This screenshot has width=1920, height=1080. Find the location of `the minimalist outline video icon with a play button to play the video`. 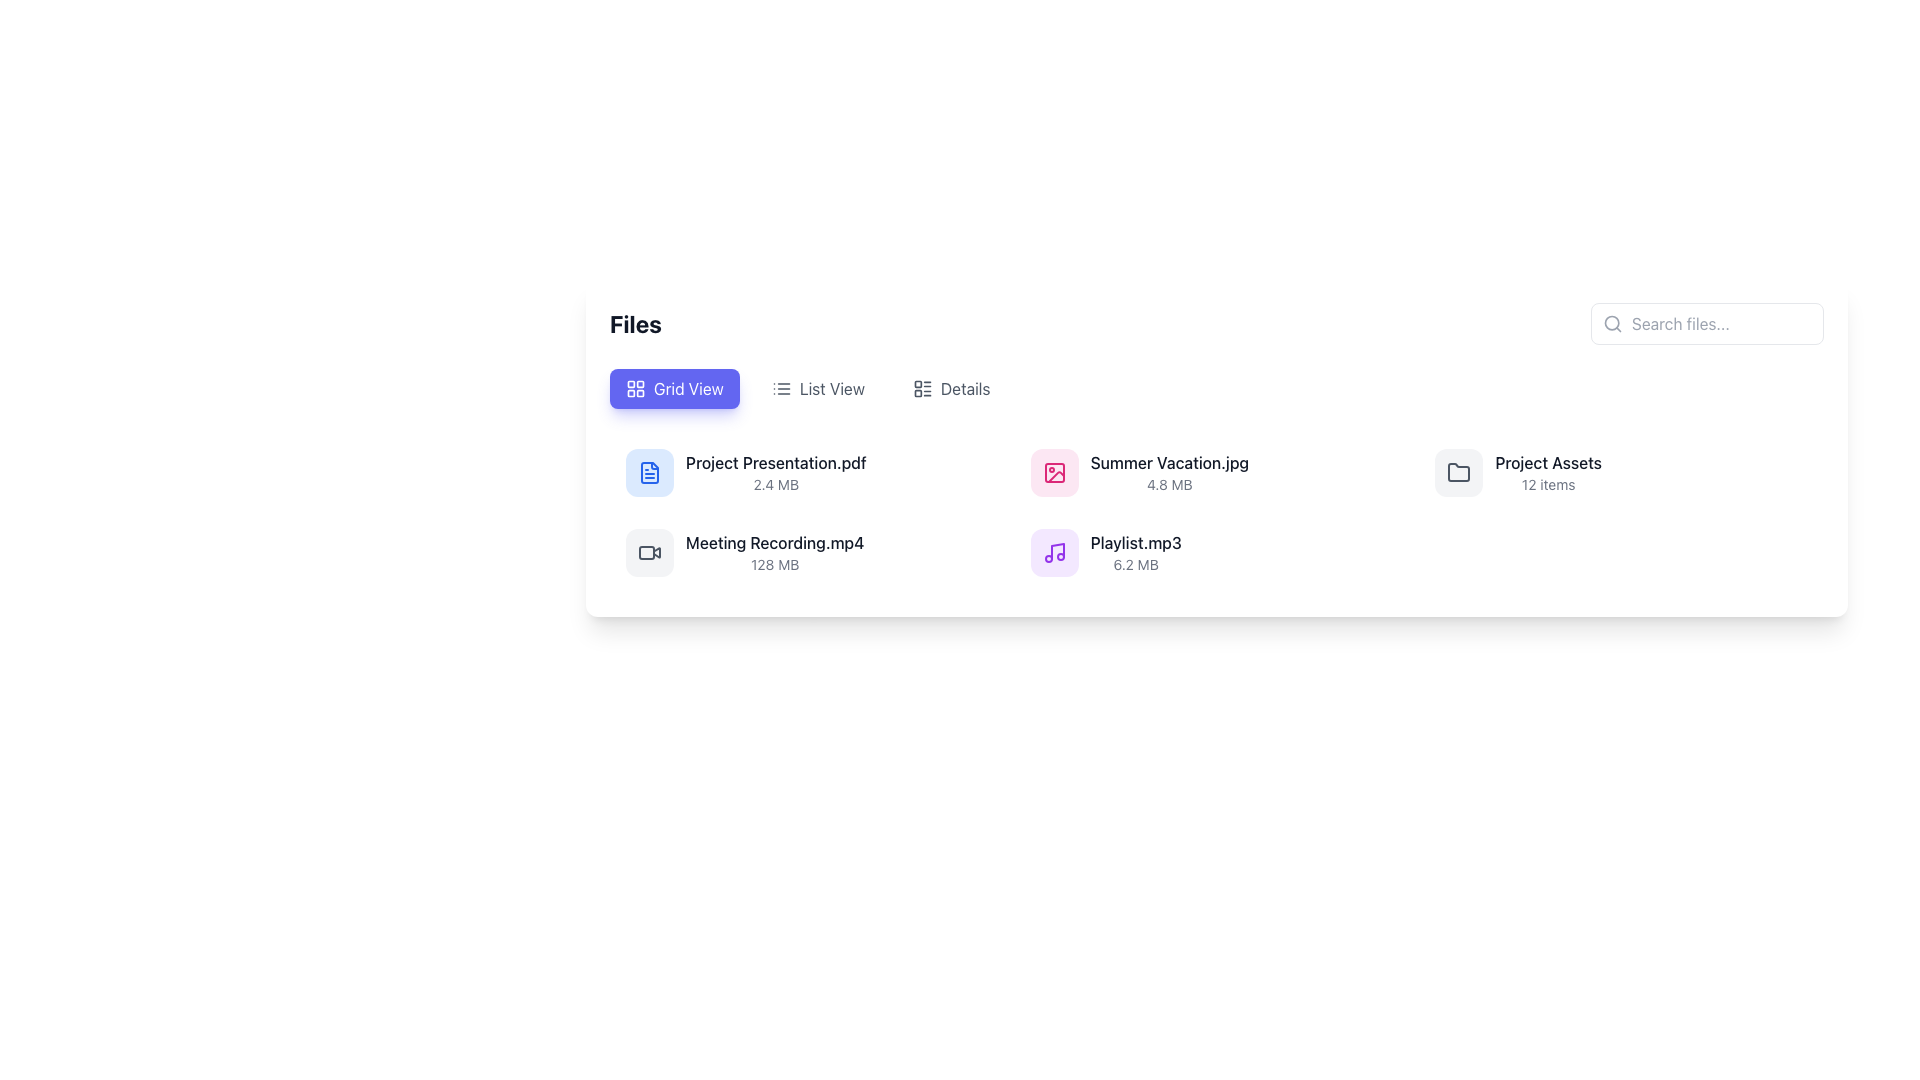

the minimalist outline video icon with a play button to play the video is located at coordinates (649, 552).